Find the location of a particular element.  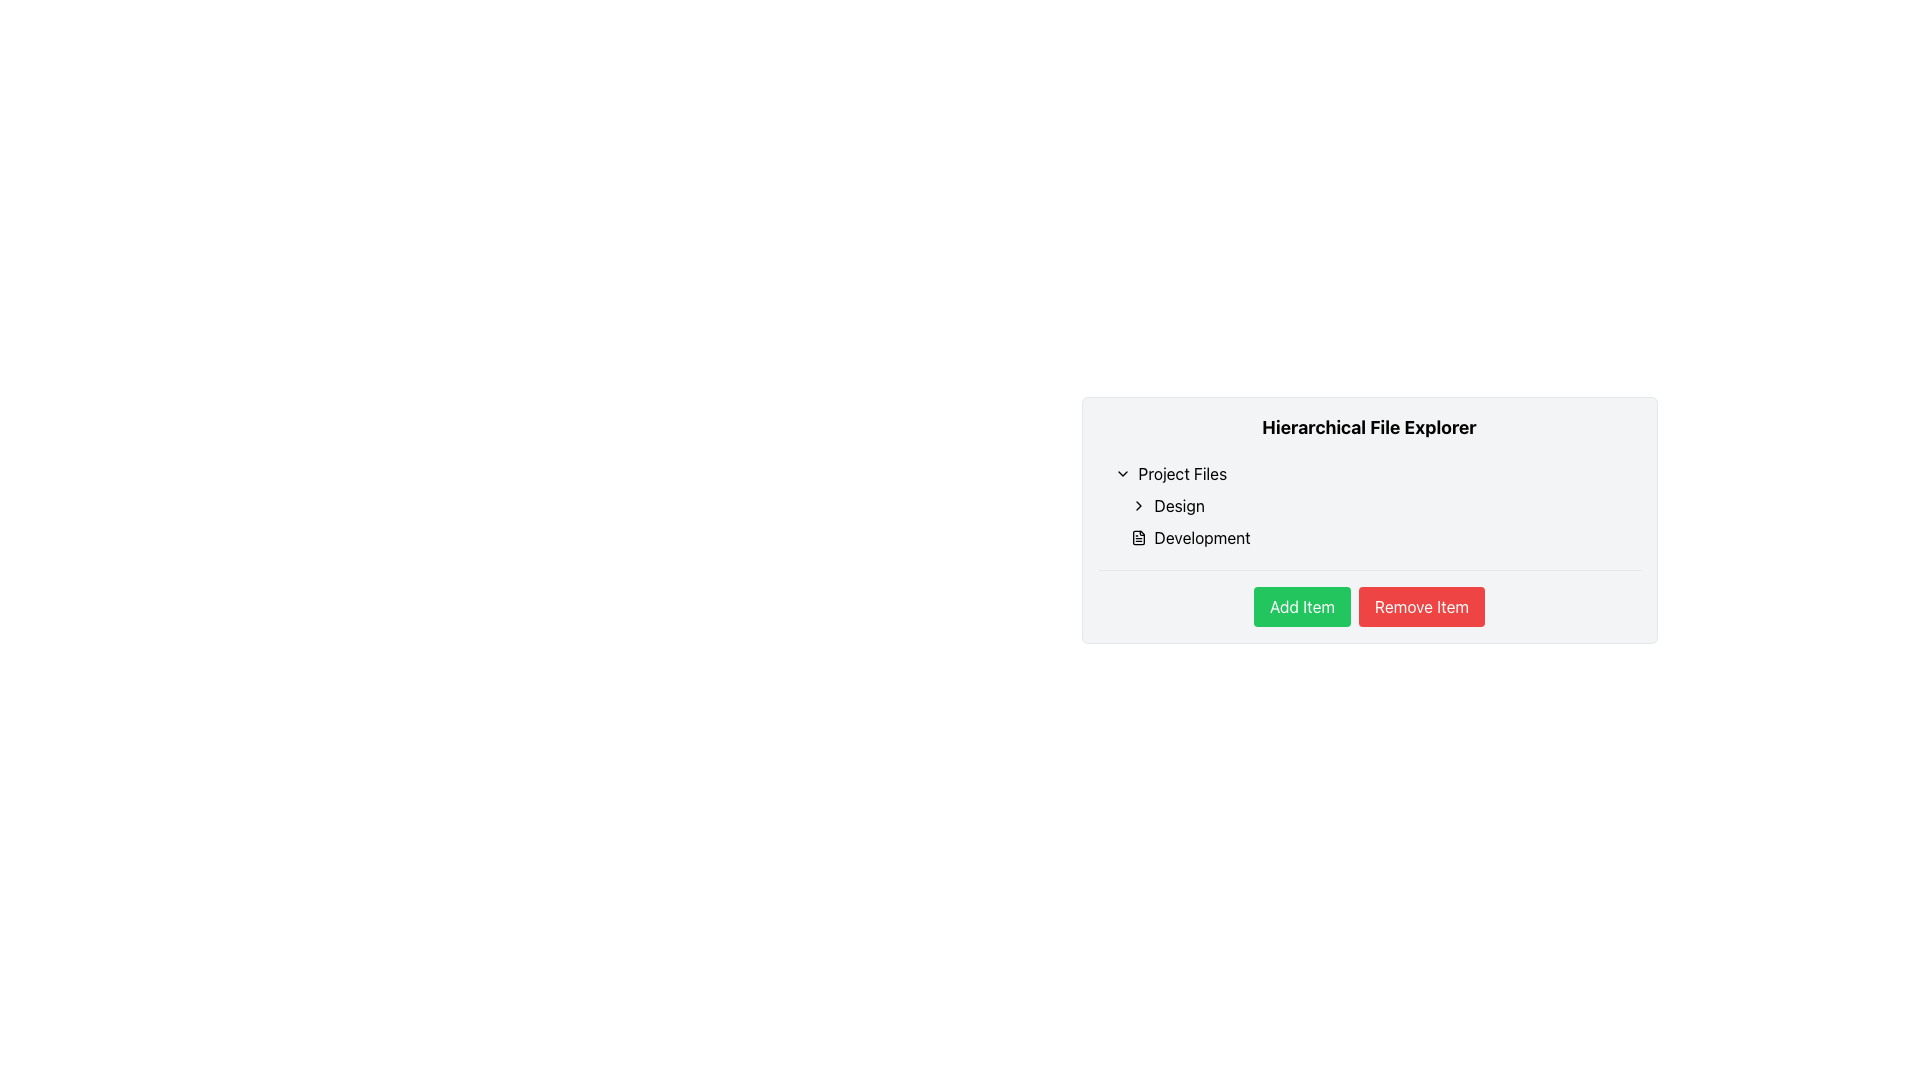

the small right-facing chevron arrow icon located to the left of the 'Design' text for hierarchical navigation within the file explorer layout is located at coordinates (1138, 504).